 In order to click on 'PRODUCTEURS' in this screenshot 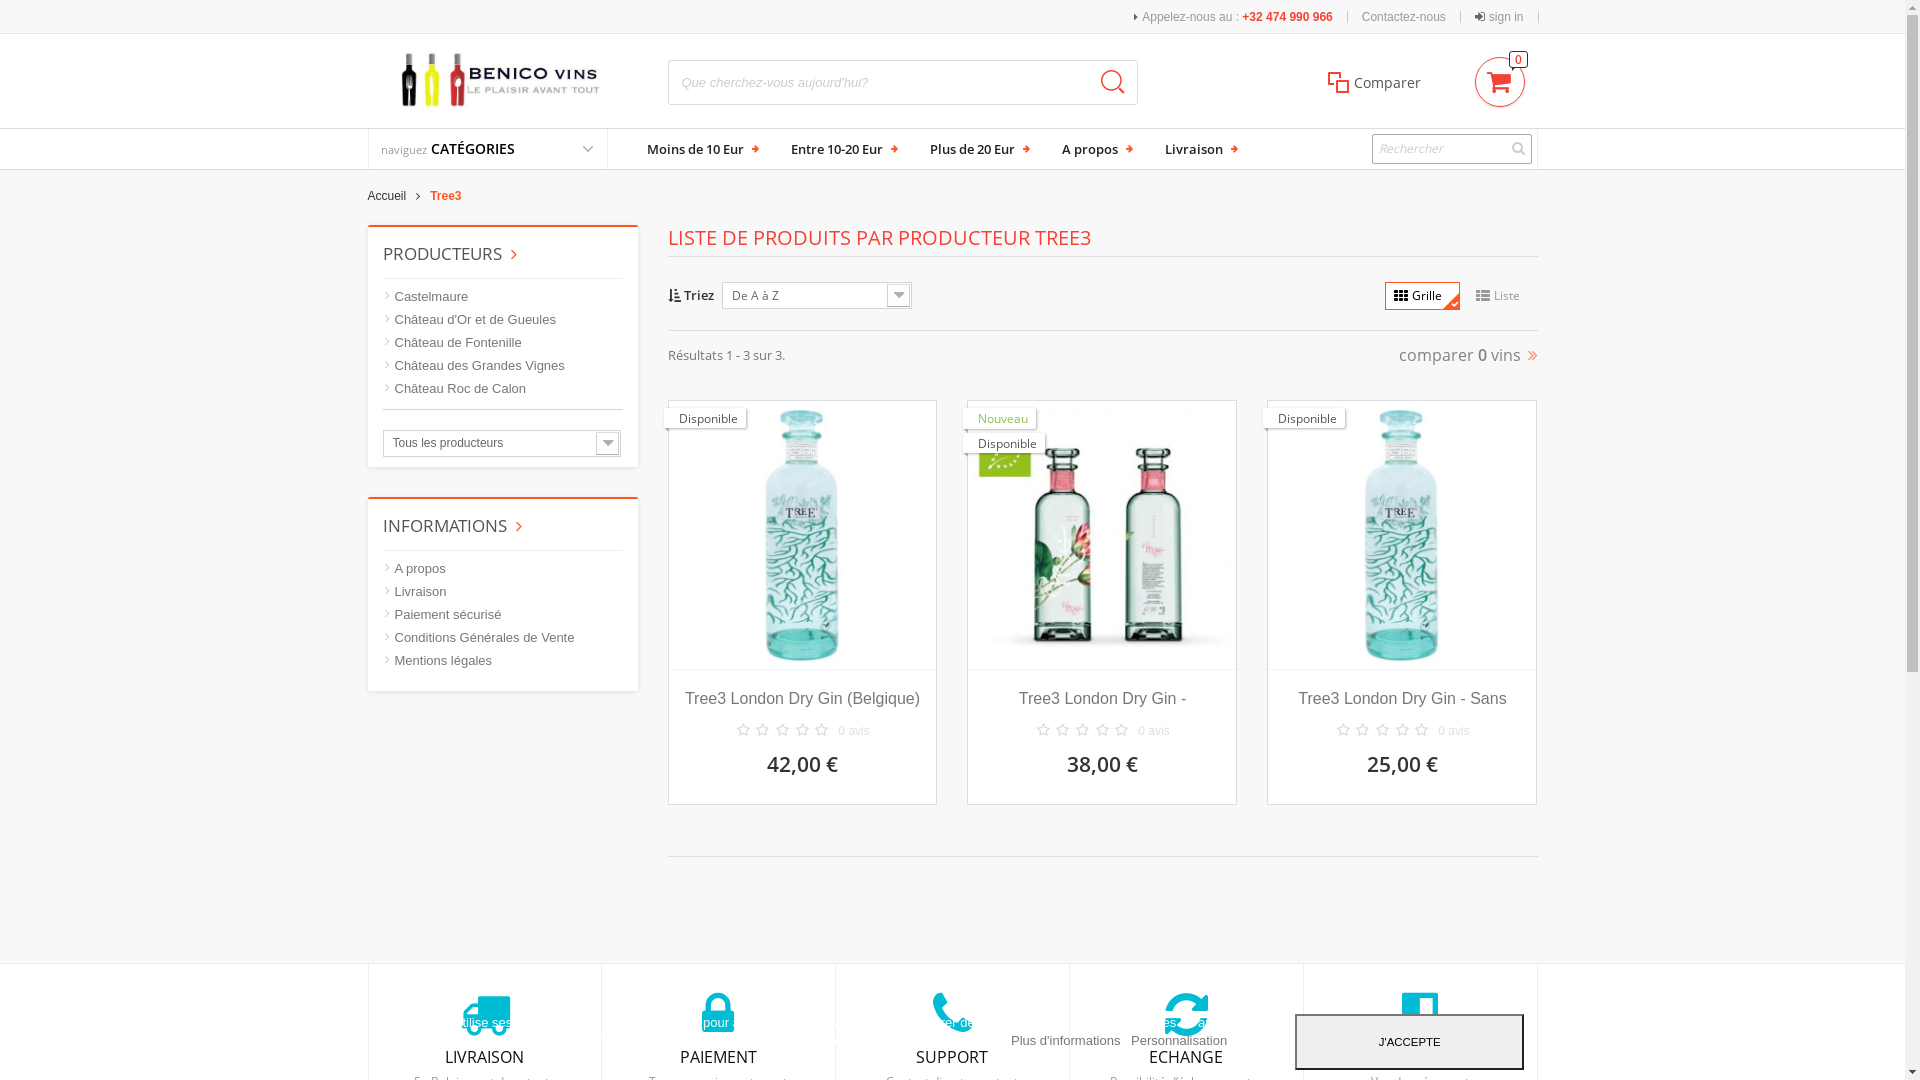, I will do `click(448, 252)`.